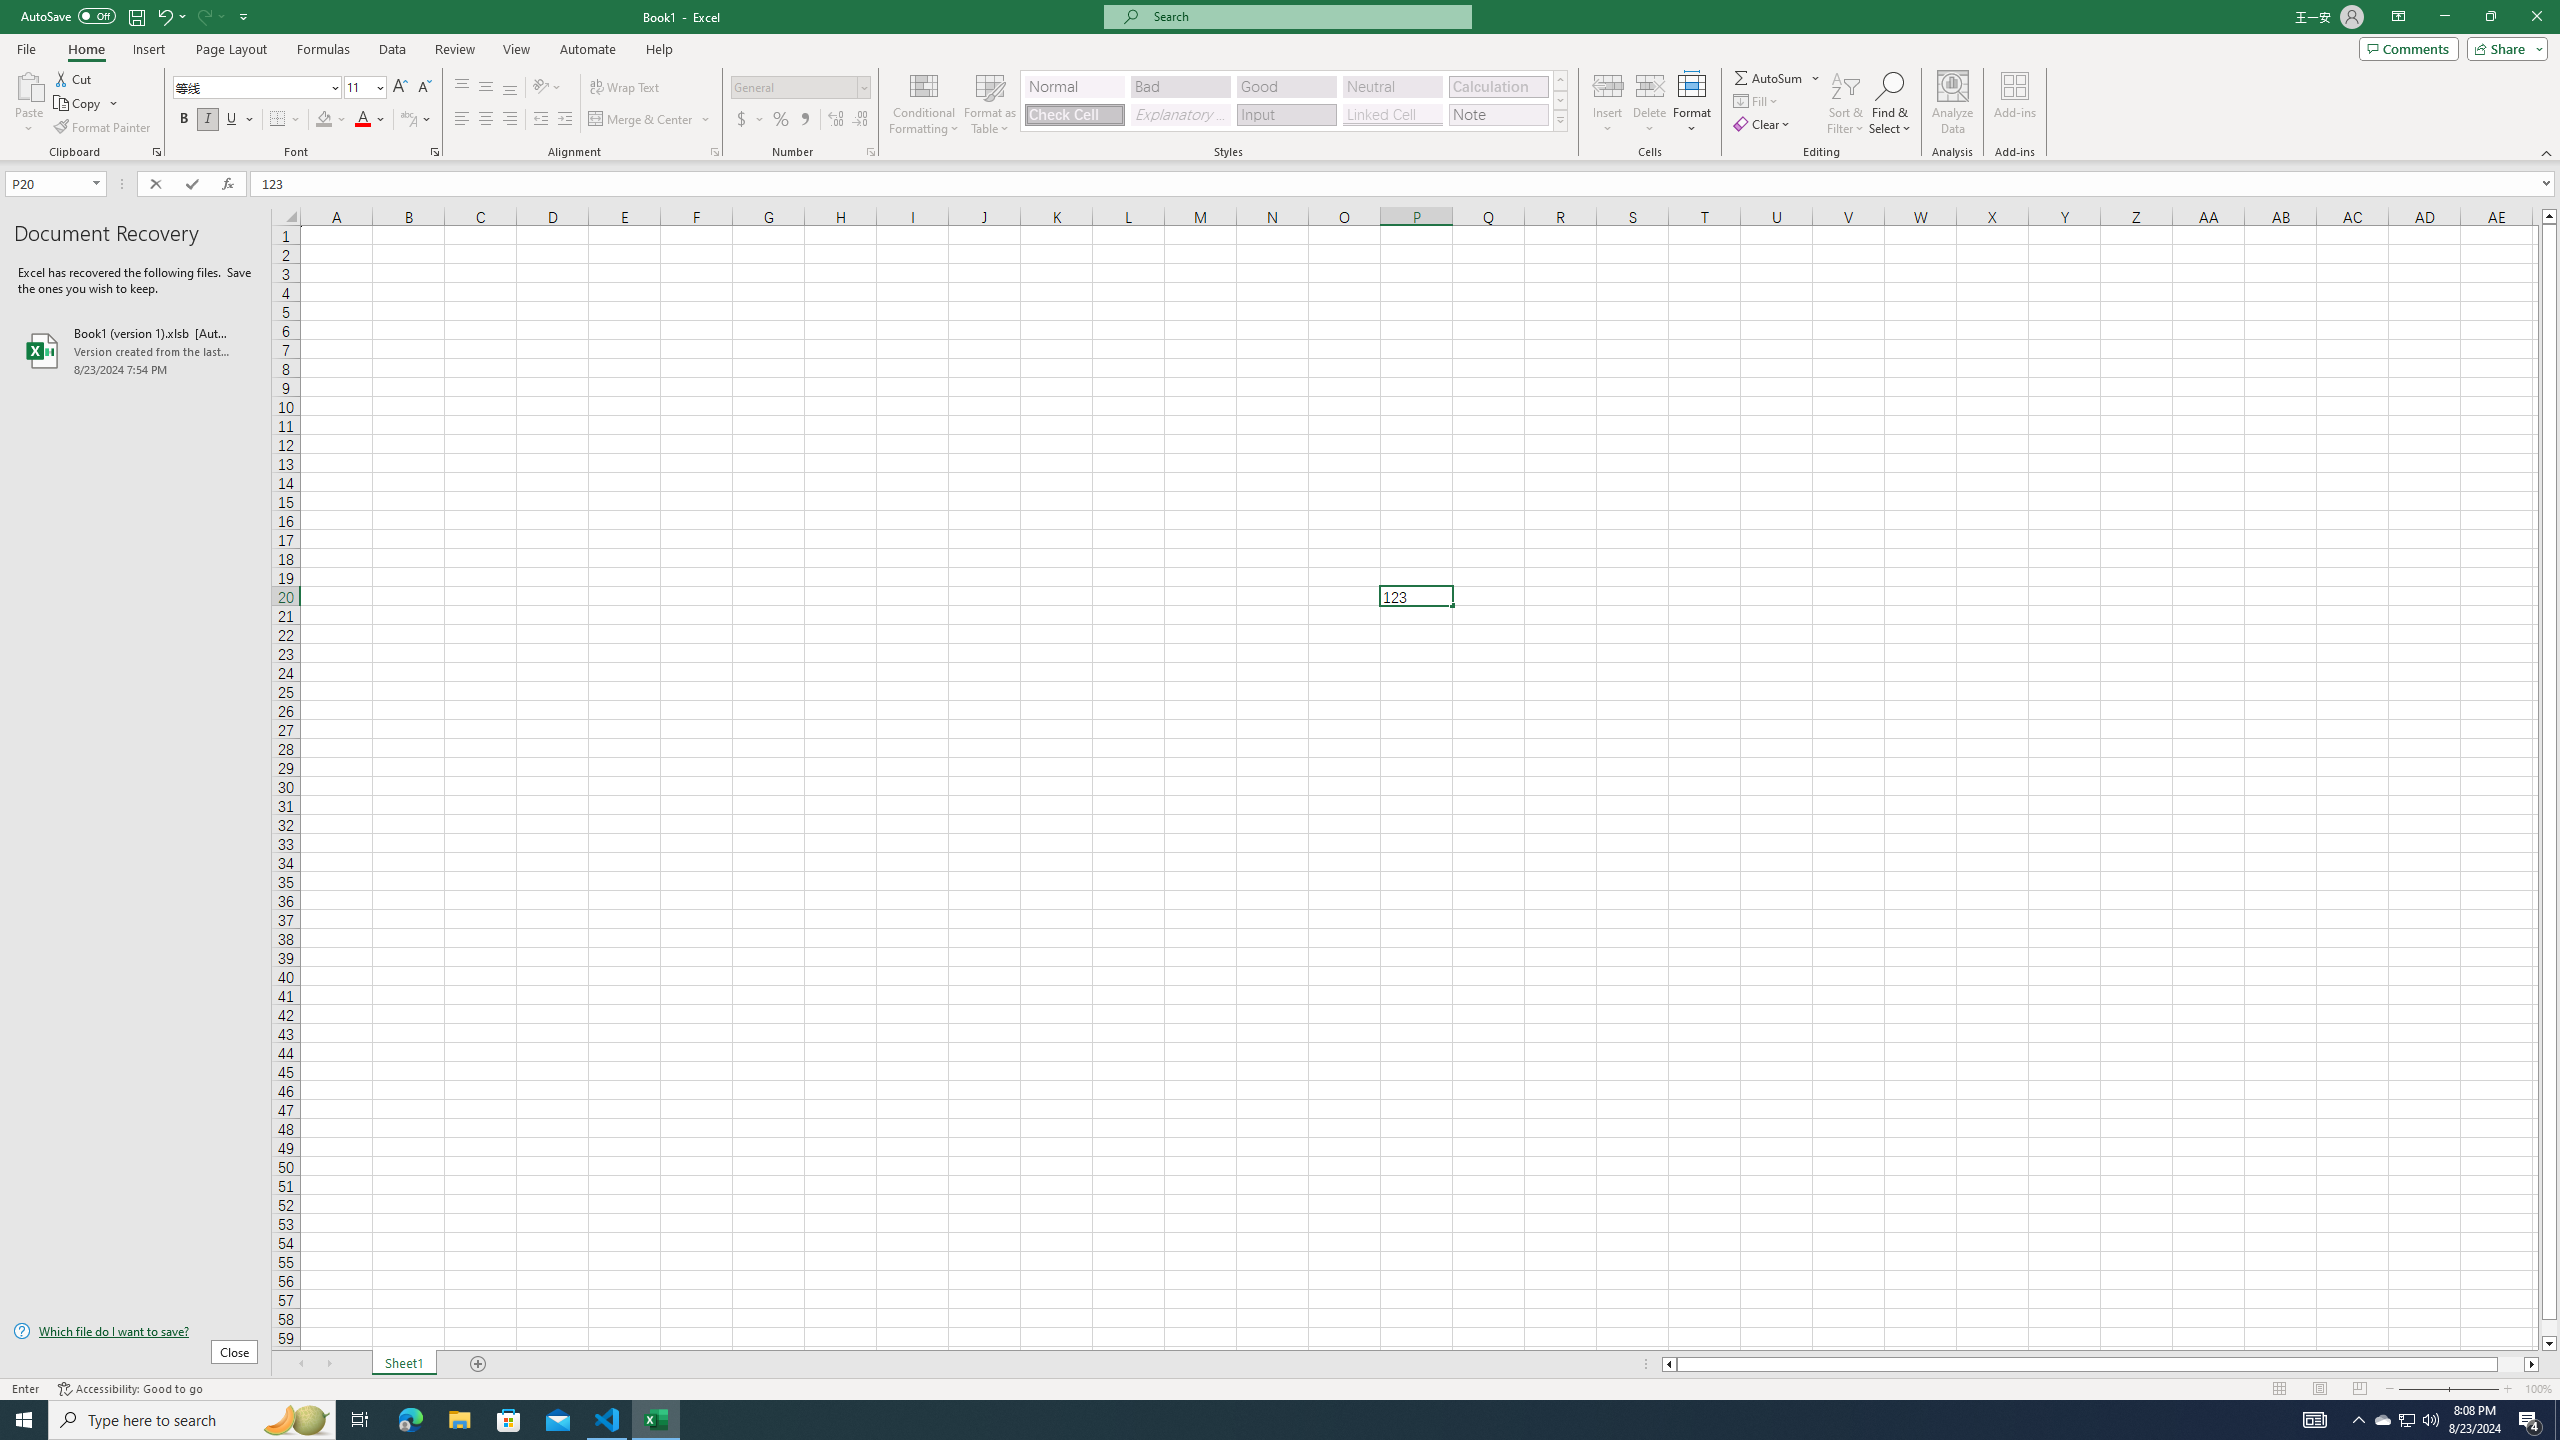  What do you see at coordinates (358, 87) in the screenshot?
I see `'Font Size'` at bounding box center [358, 87].